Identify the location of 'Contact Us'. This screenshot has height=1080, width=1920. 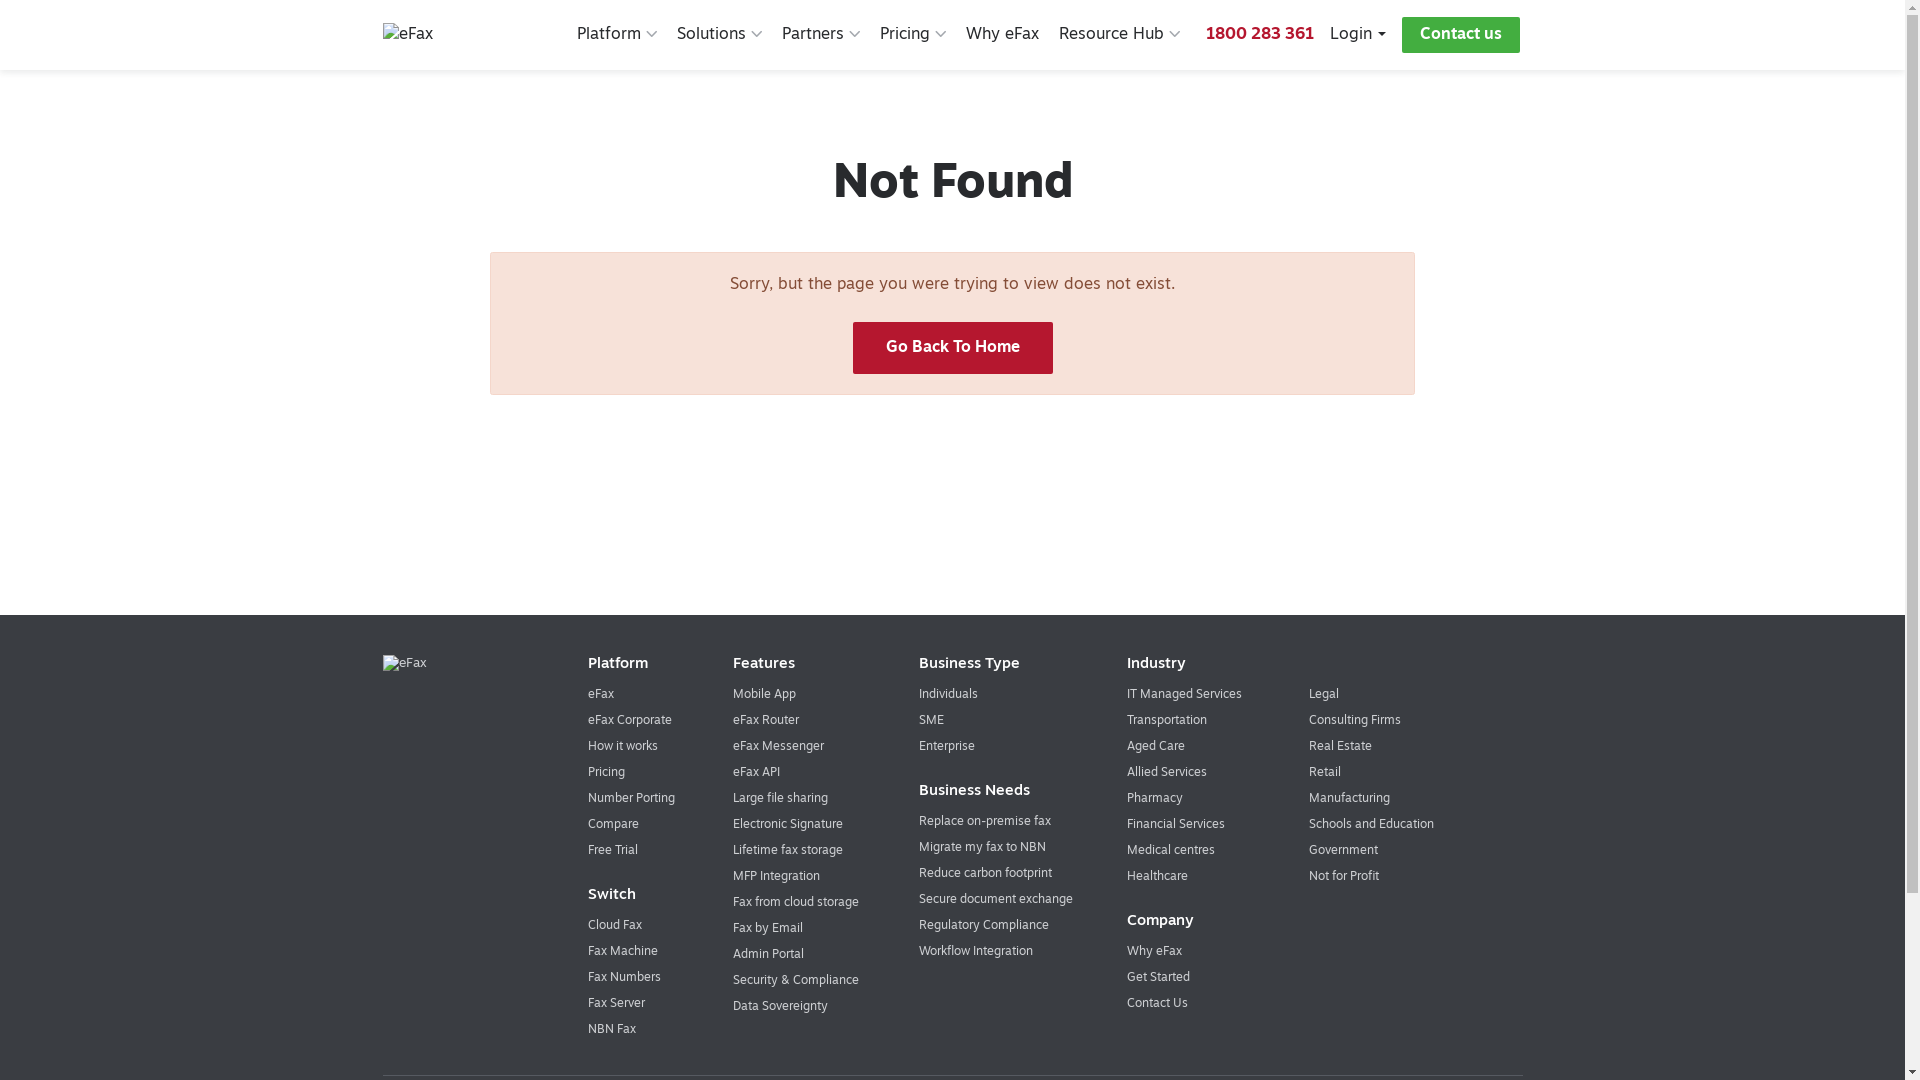
(1157, 1003).